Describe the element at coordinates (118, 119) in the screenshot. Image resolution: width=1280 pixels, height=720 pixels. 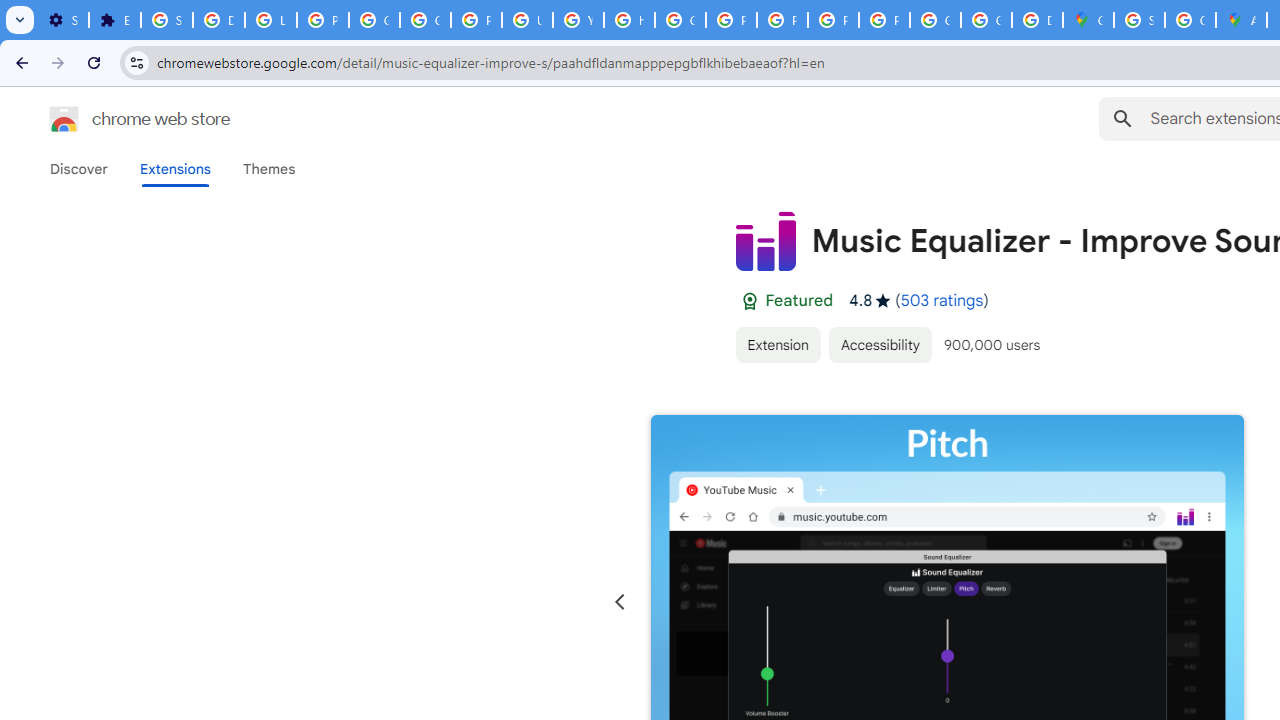
I see `'Chrome Web Store logo chrome web store'` at that location.